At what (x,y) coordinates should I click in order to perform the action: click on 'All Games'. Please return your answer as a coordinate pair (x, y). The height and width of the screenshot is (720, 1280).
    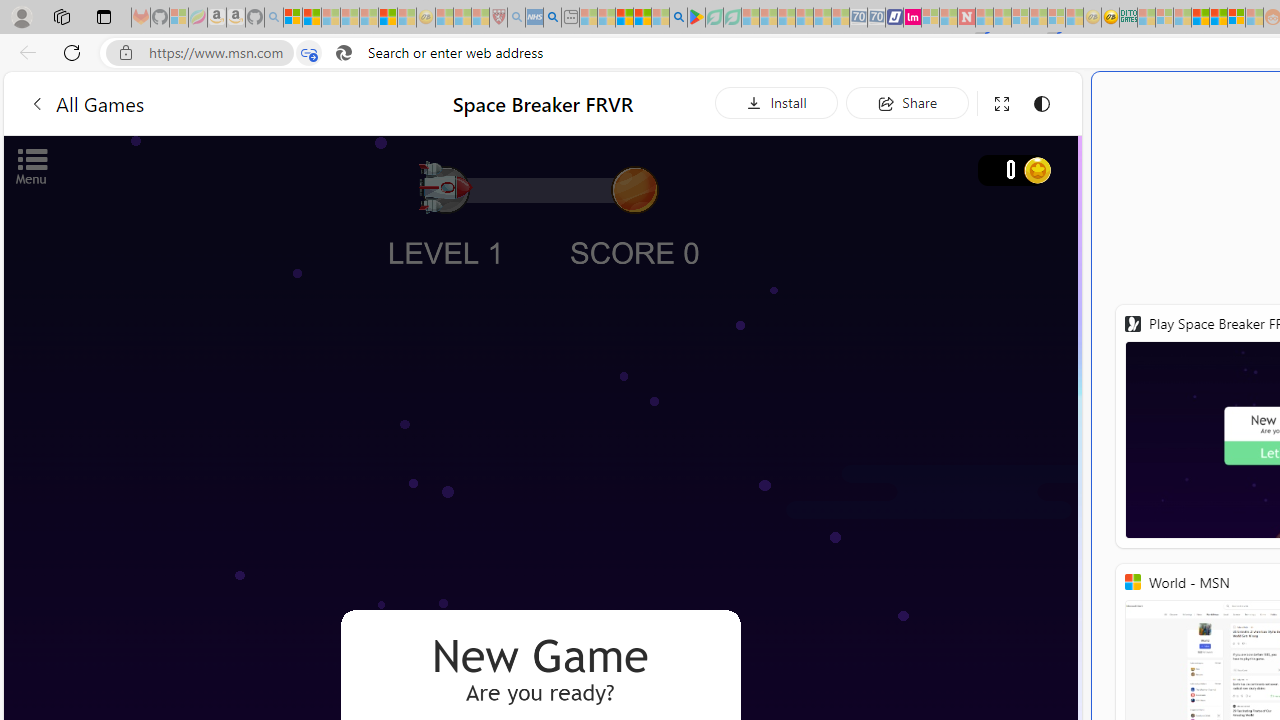
    Looking at the image, I should click on (85, 103).